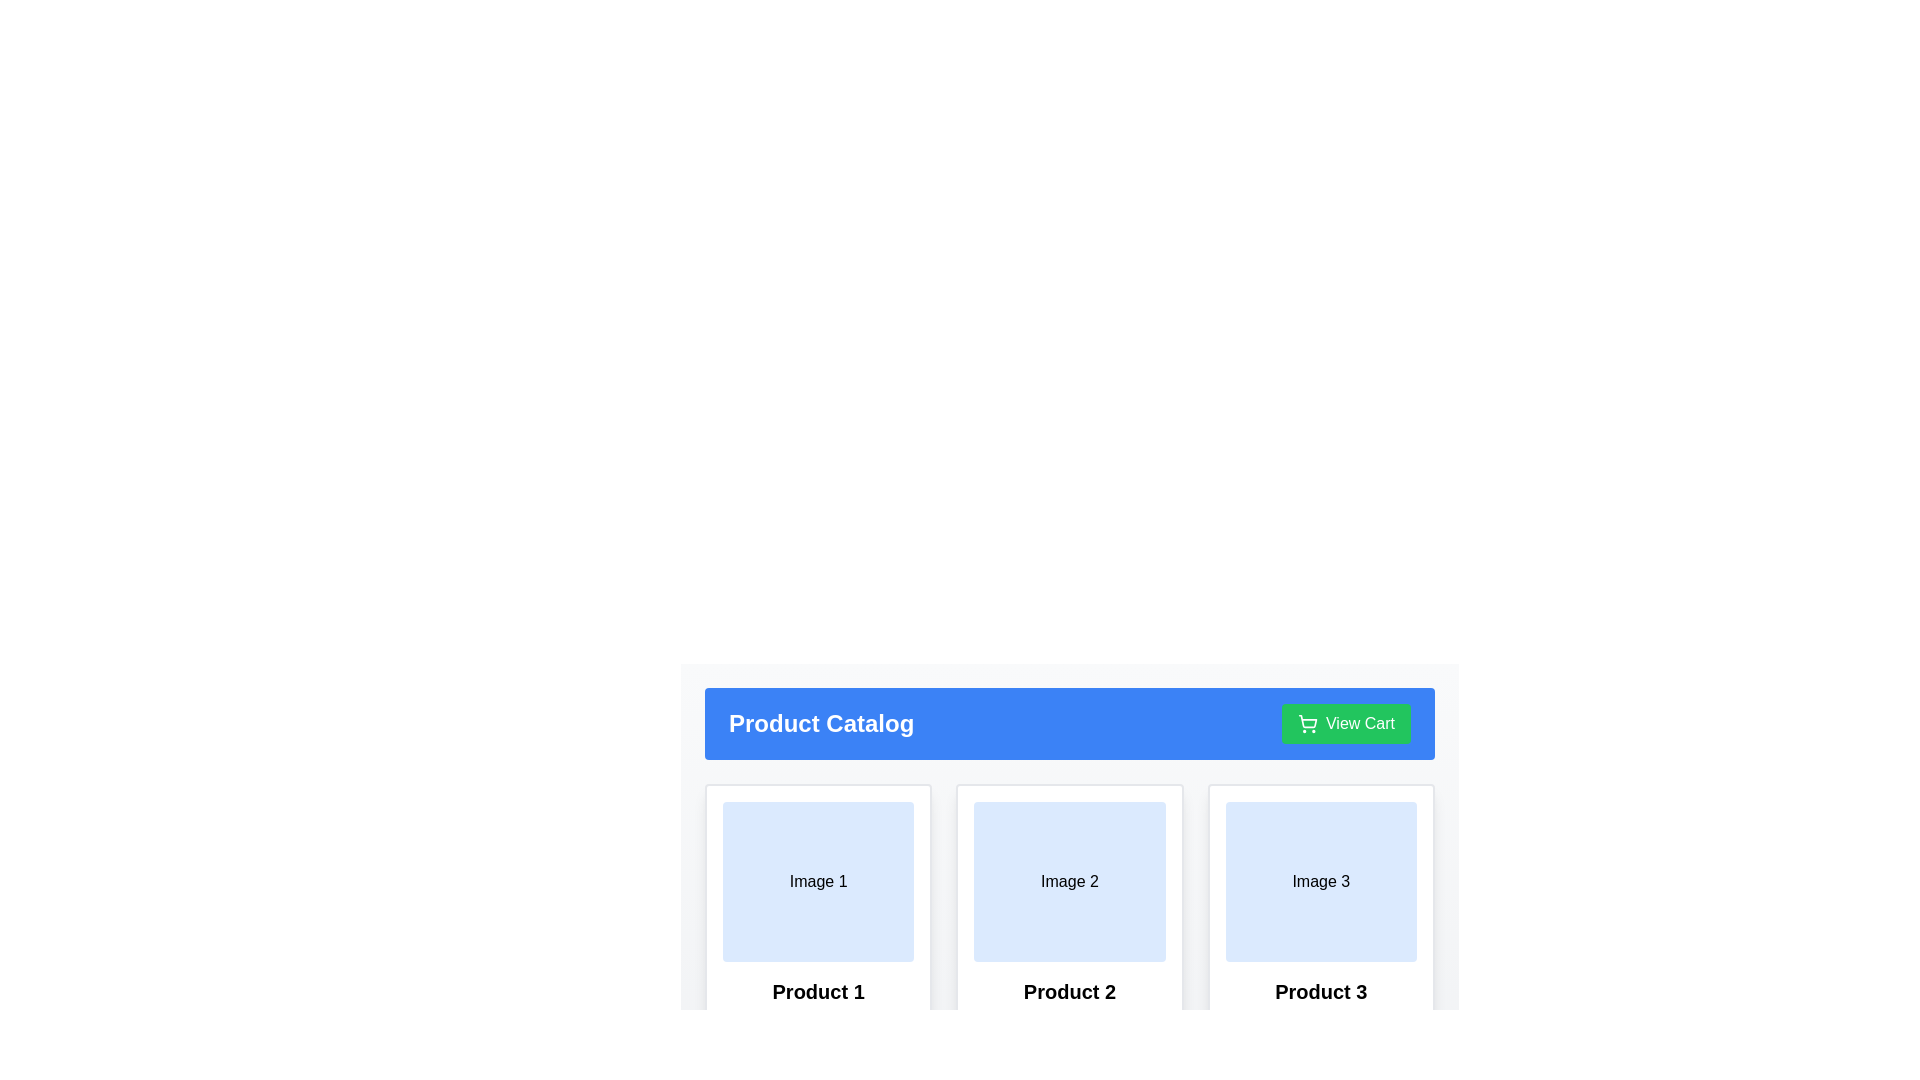  Describe the element at coordinates (821, 724) in the screenshot. I see `the 'Product Catalog' text label displayed in bold and large font on a blue background in the upper-left corner of the header section` at that location.